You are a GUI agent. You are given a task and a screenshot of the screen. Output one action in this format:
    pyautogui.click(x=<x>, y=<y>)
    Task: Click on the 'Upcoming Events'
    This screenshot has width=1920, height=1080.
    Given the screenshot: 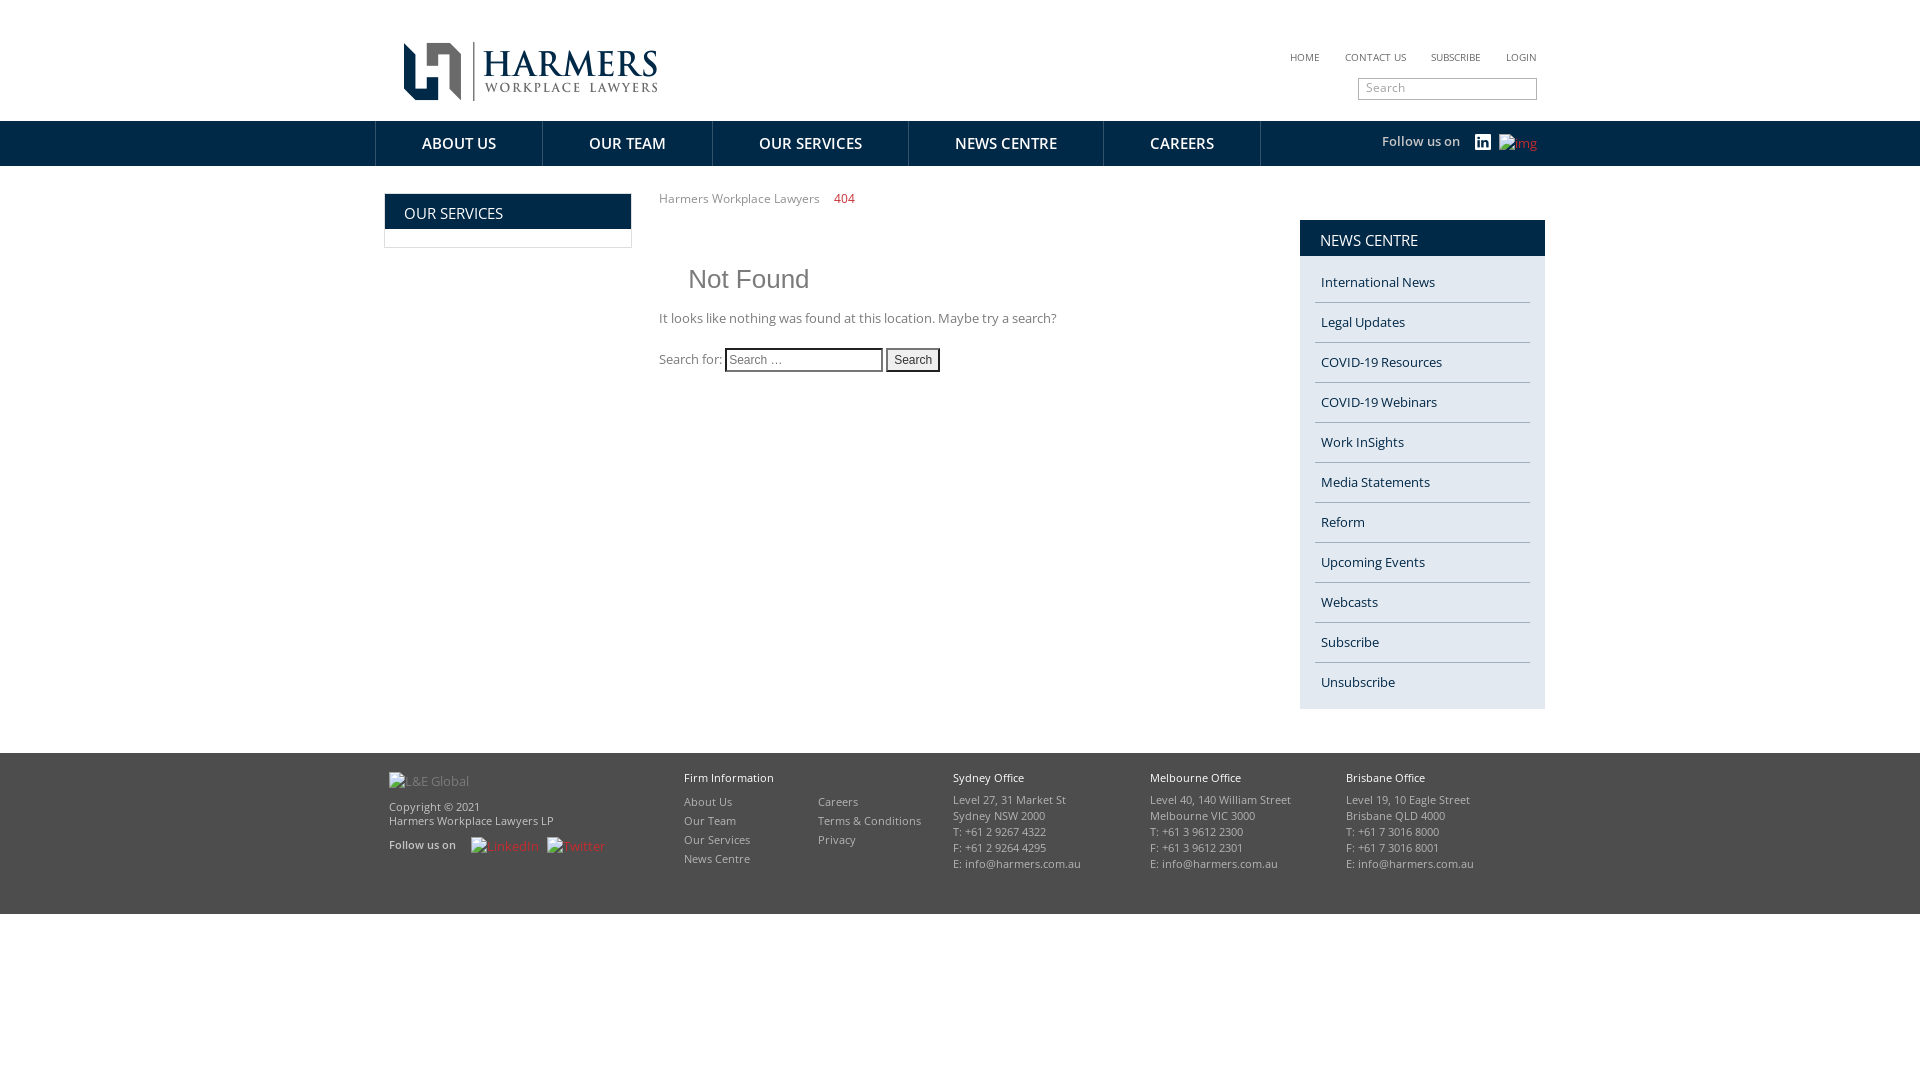 What is the action you would take?
    pyautogui.click(x=1421, y=563)
    